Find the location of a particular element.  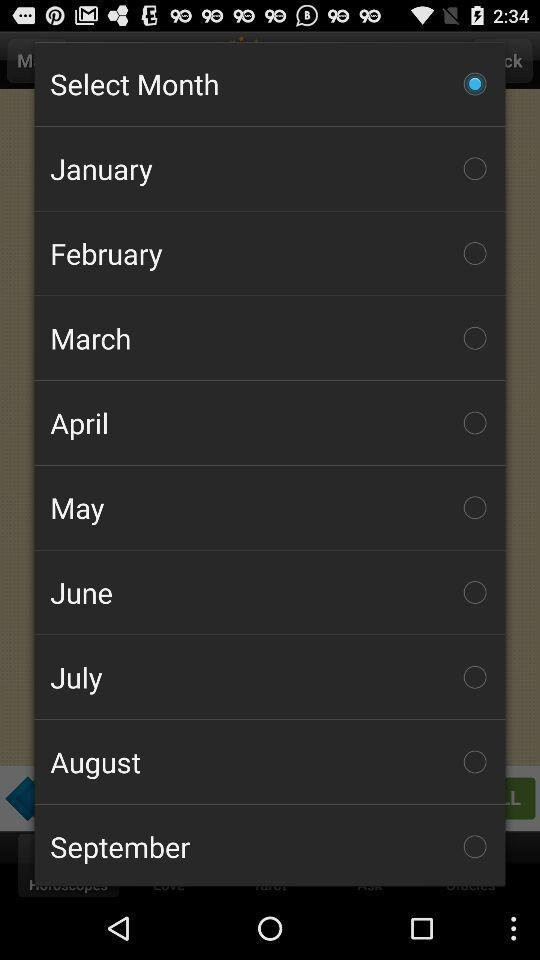

march is located at coordinates (270, 338).